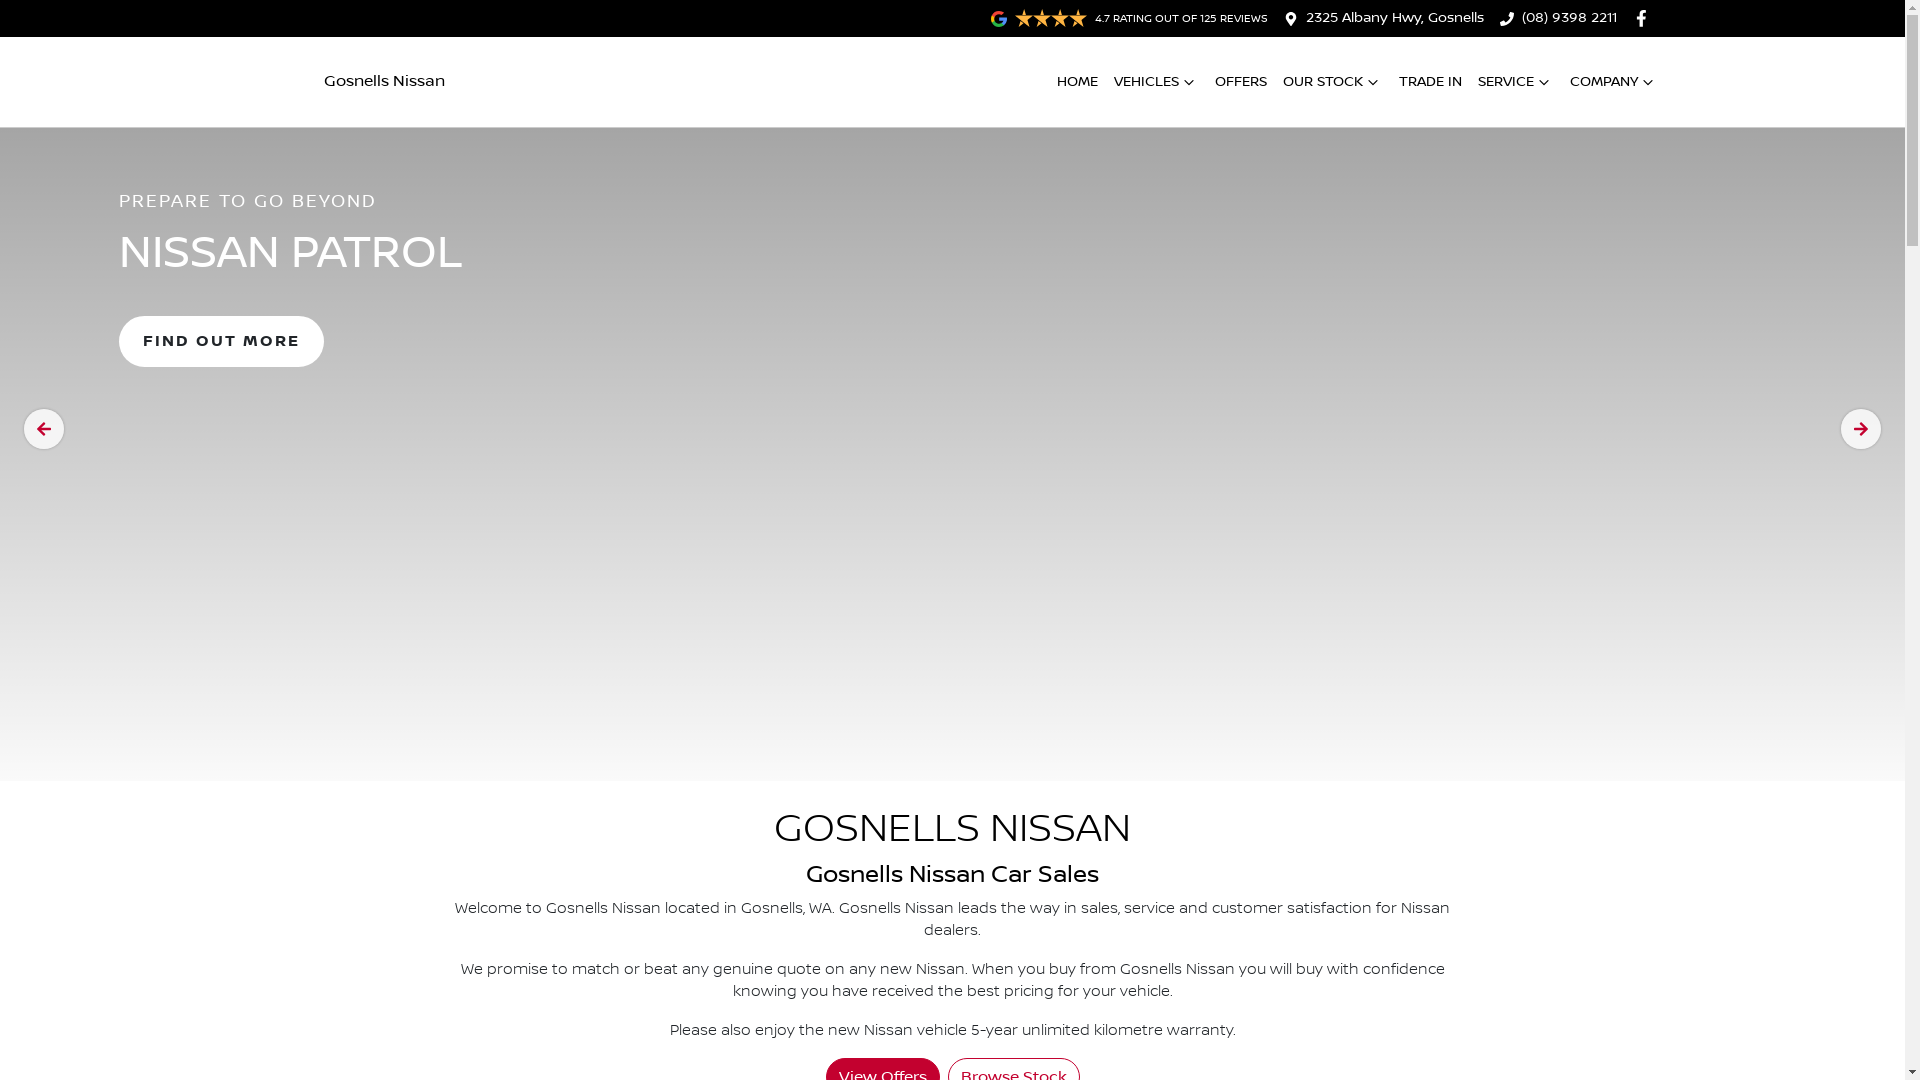 This screenshot has width=1920, height=1080. Describe the element at coordinates (1055, 81) in the screenshot. I see `'HOME'` at that location.